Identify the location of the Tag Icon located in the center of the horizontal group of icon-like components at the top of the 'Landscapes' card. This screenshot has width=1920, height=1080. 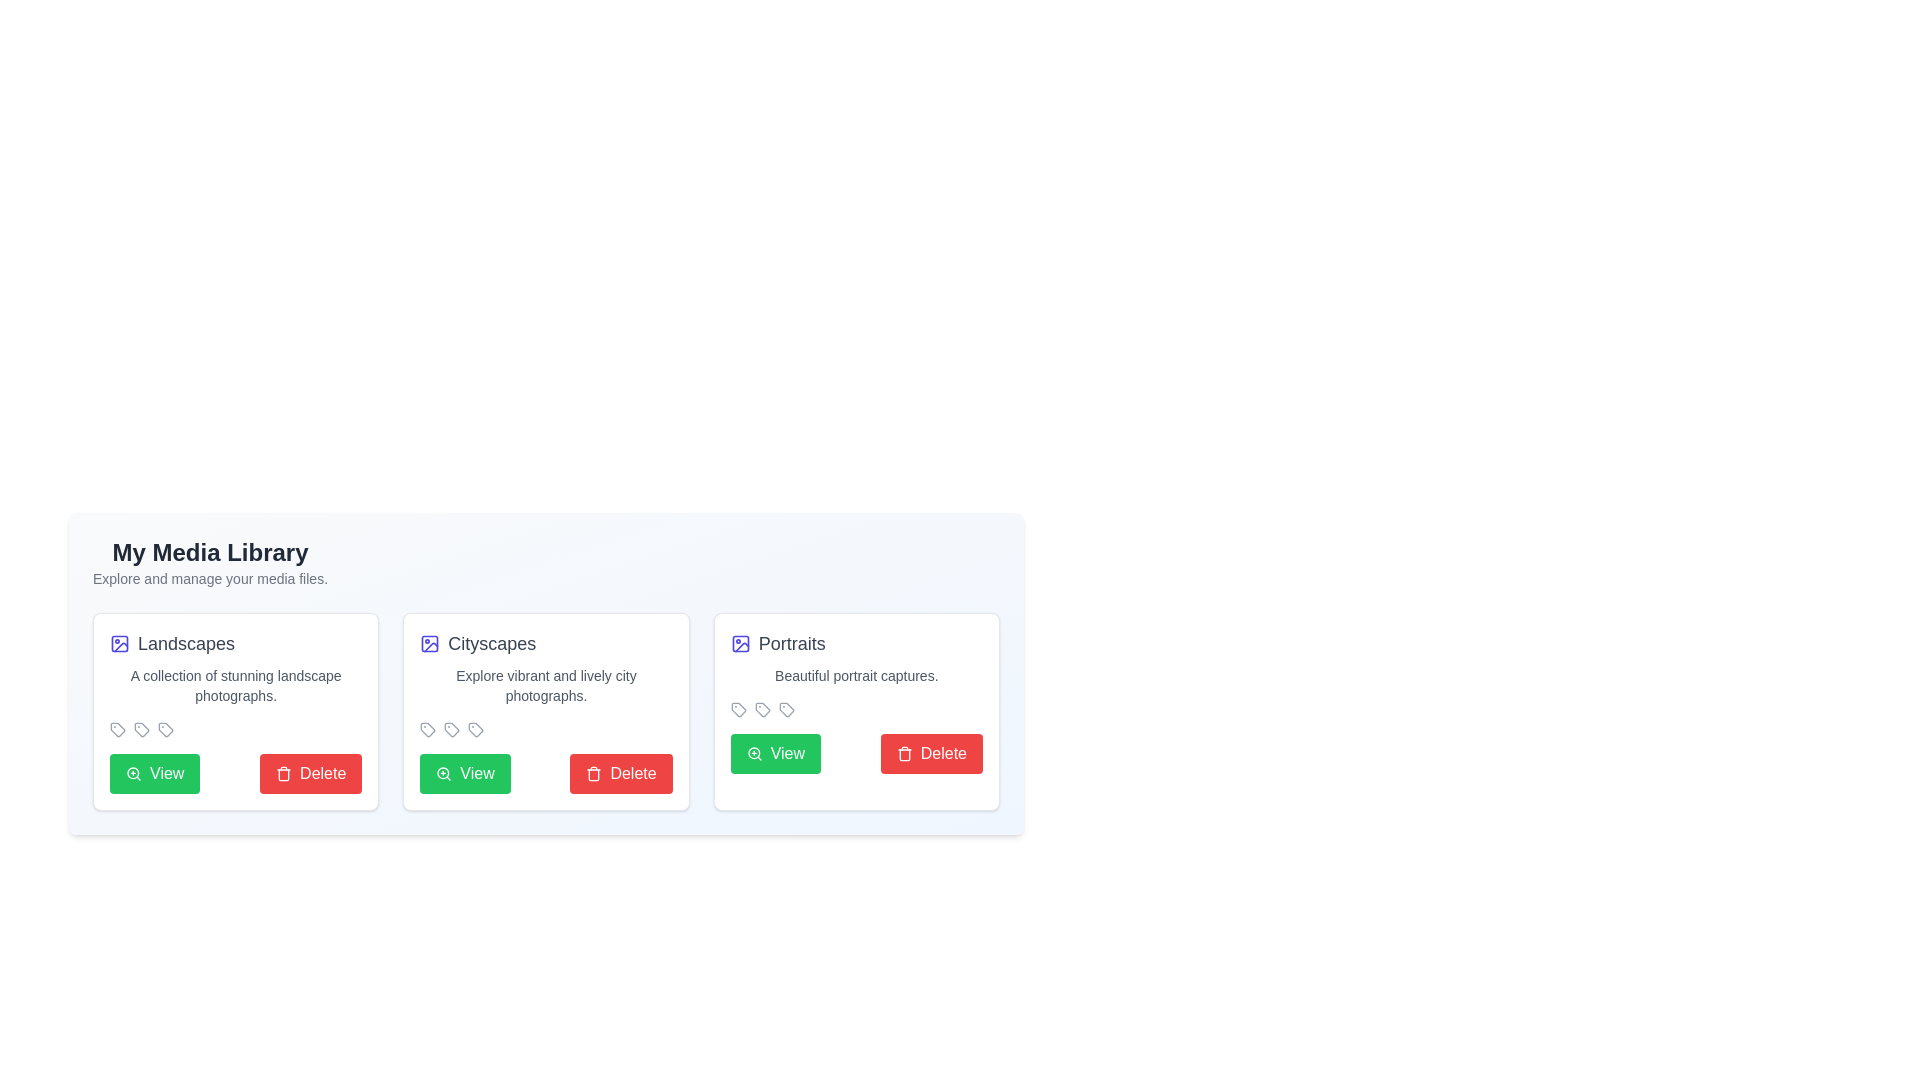
(141, 729).